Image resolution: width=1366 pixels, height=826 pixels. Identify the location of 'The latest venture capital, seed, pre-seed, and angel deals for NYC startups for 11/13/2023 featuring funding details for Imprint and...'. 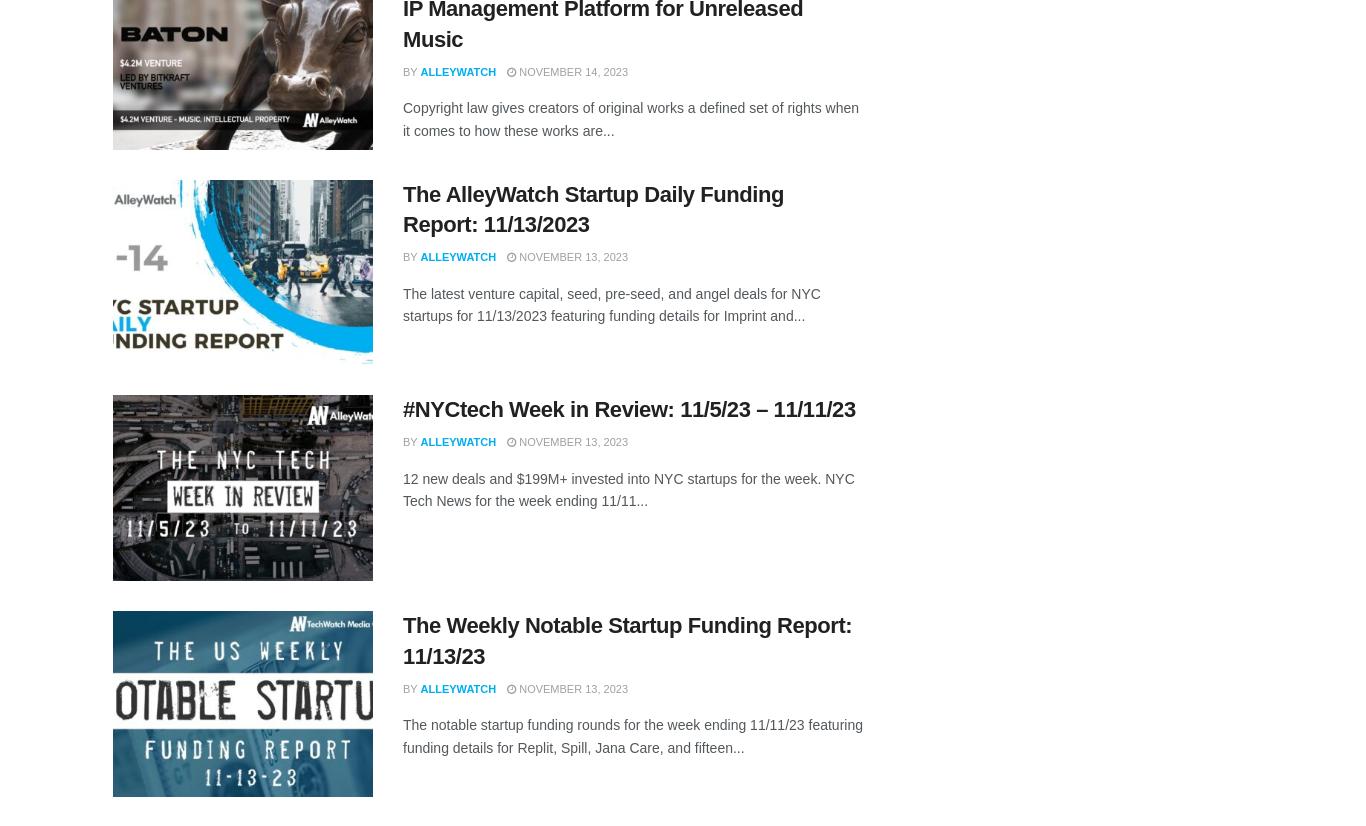
(610, 303).